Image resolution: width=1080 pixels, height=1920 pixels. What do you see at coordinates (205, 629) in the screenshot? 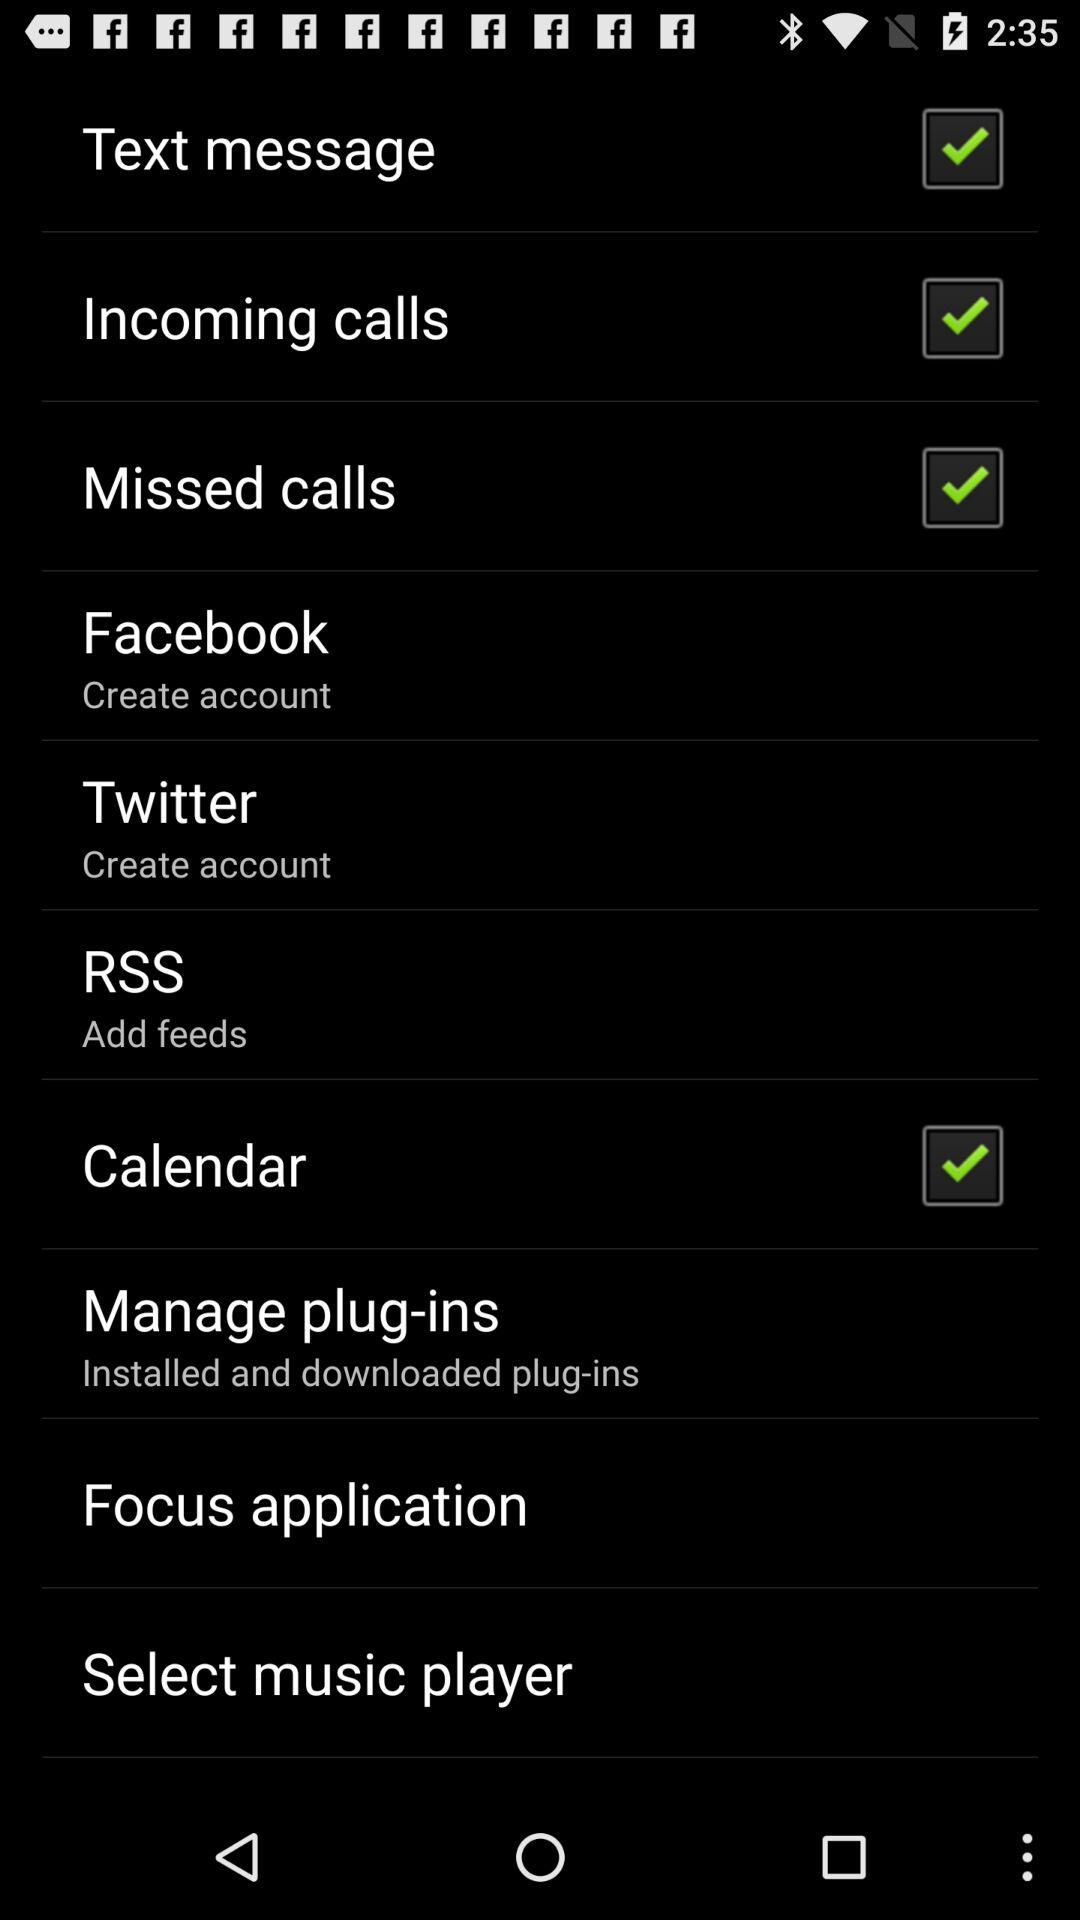
I see `item below missed calls app` at bounding box center [205, 629].